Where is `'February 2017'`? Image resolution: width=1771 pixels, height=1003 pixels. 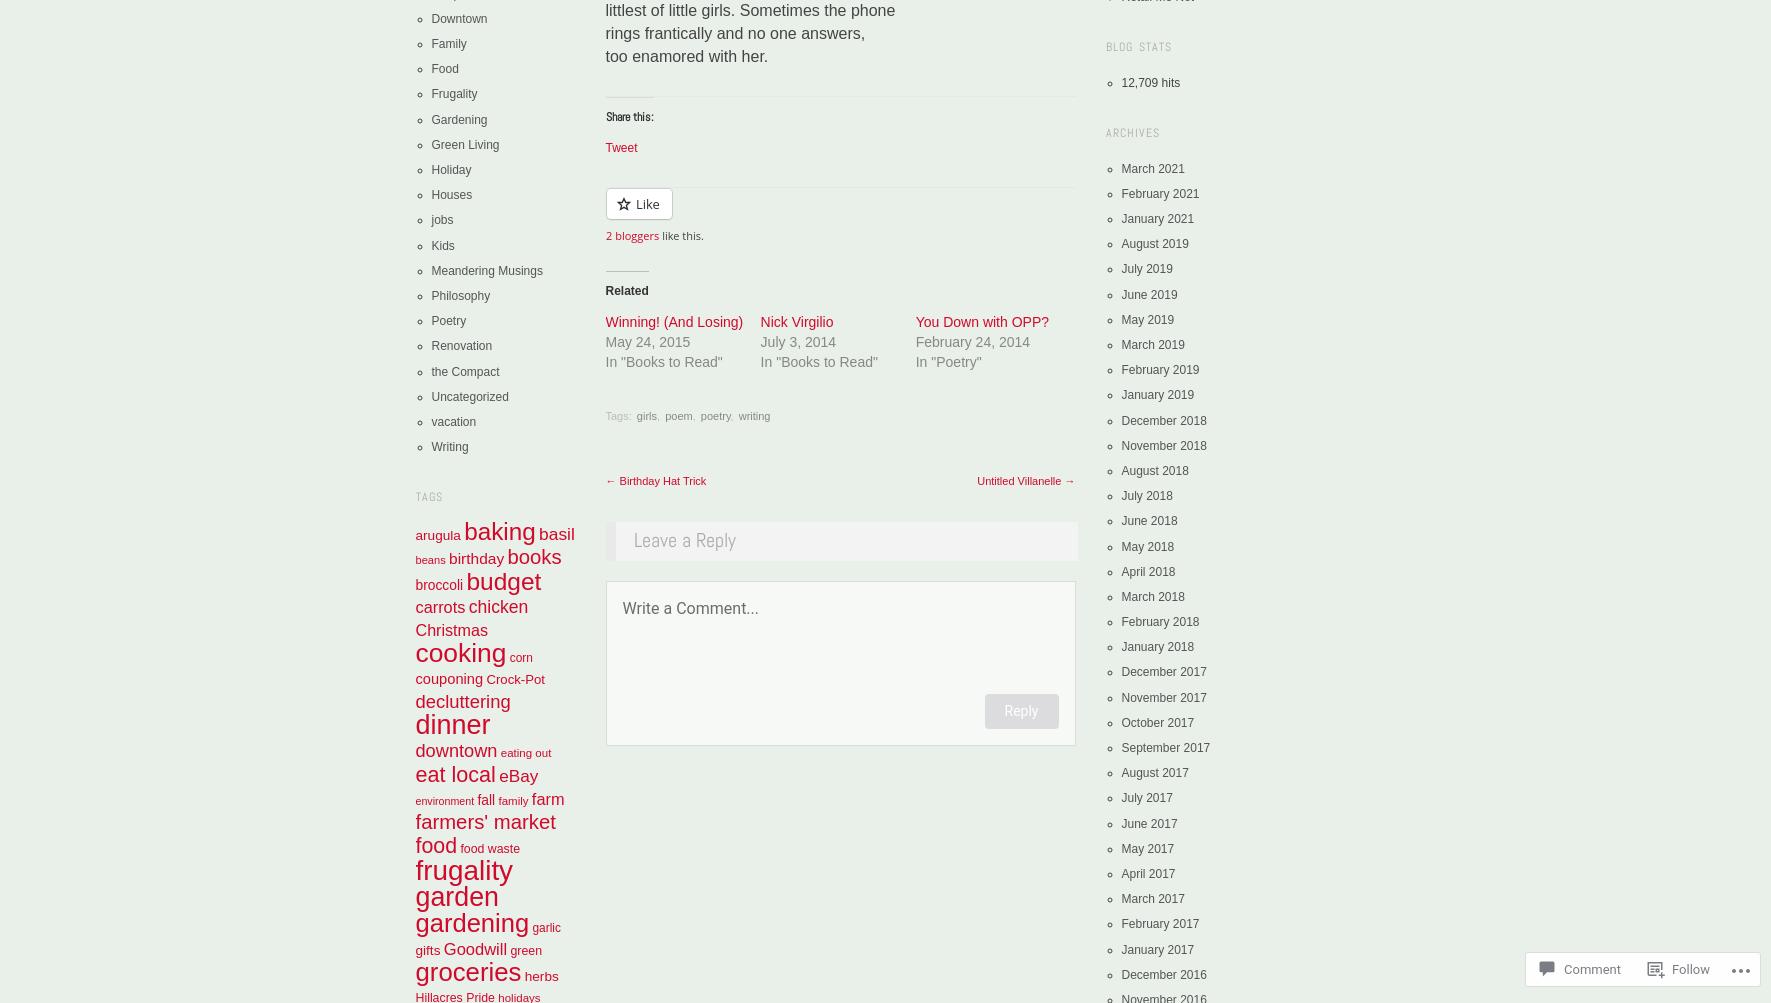
'February 2017' is located at coordinates (1160, 922).